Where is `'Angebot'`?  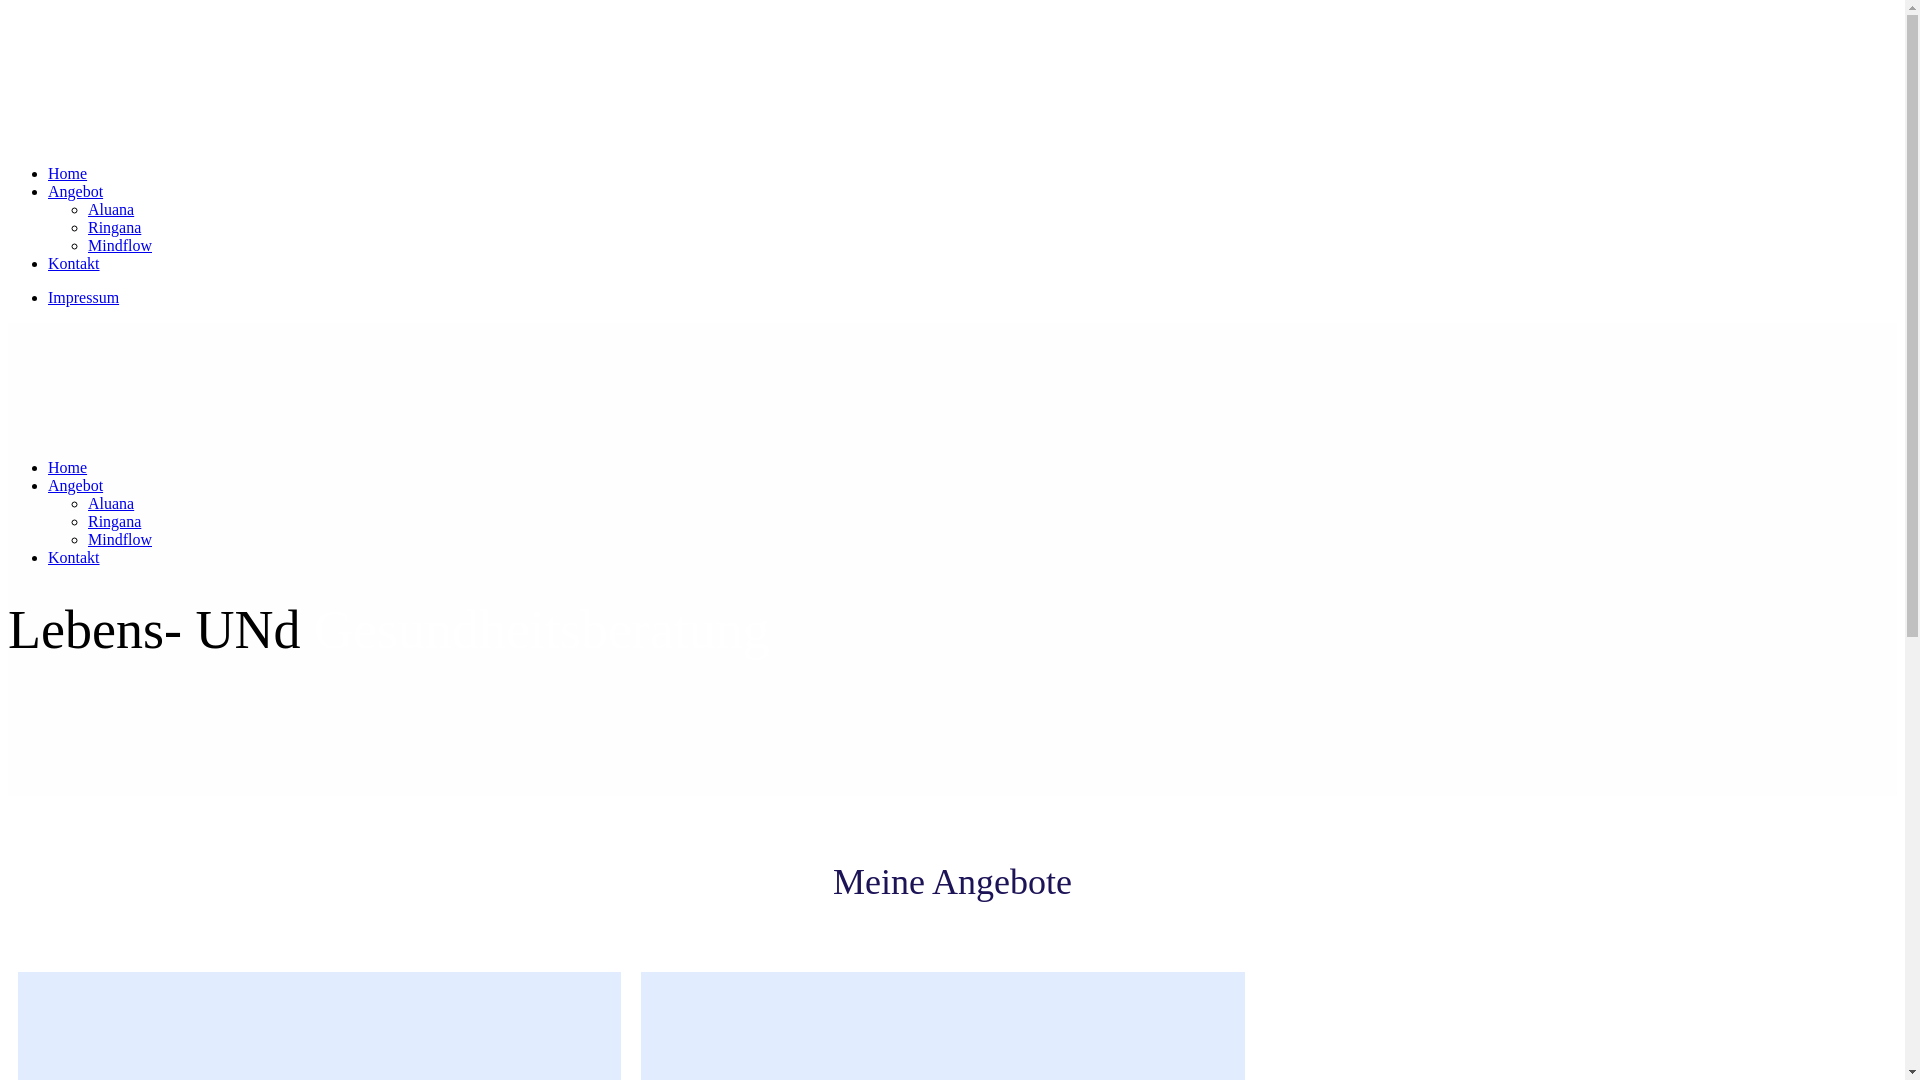 'Angebot' is located at coordinates (75, 191).